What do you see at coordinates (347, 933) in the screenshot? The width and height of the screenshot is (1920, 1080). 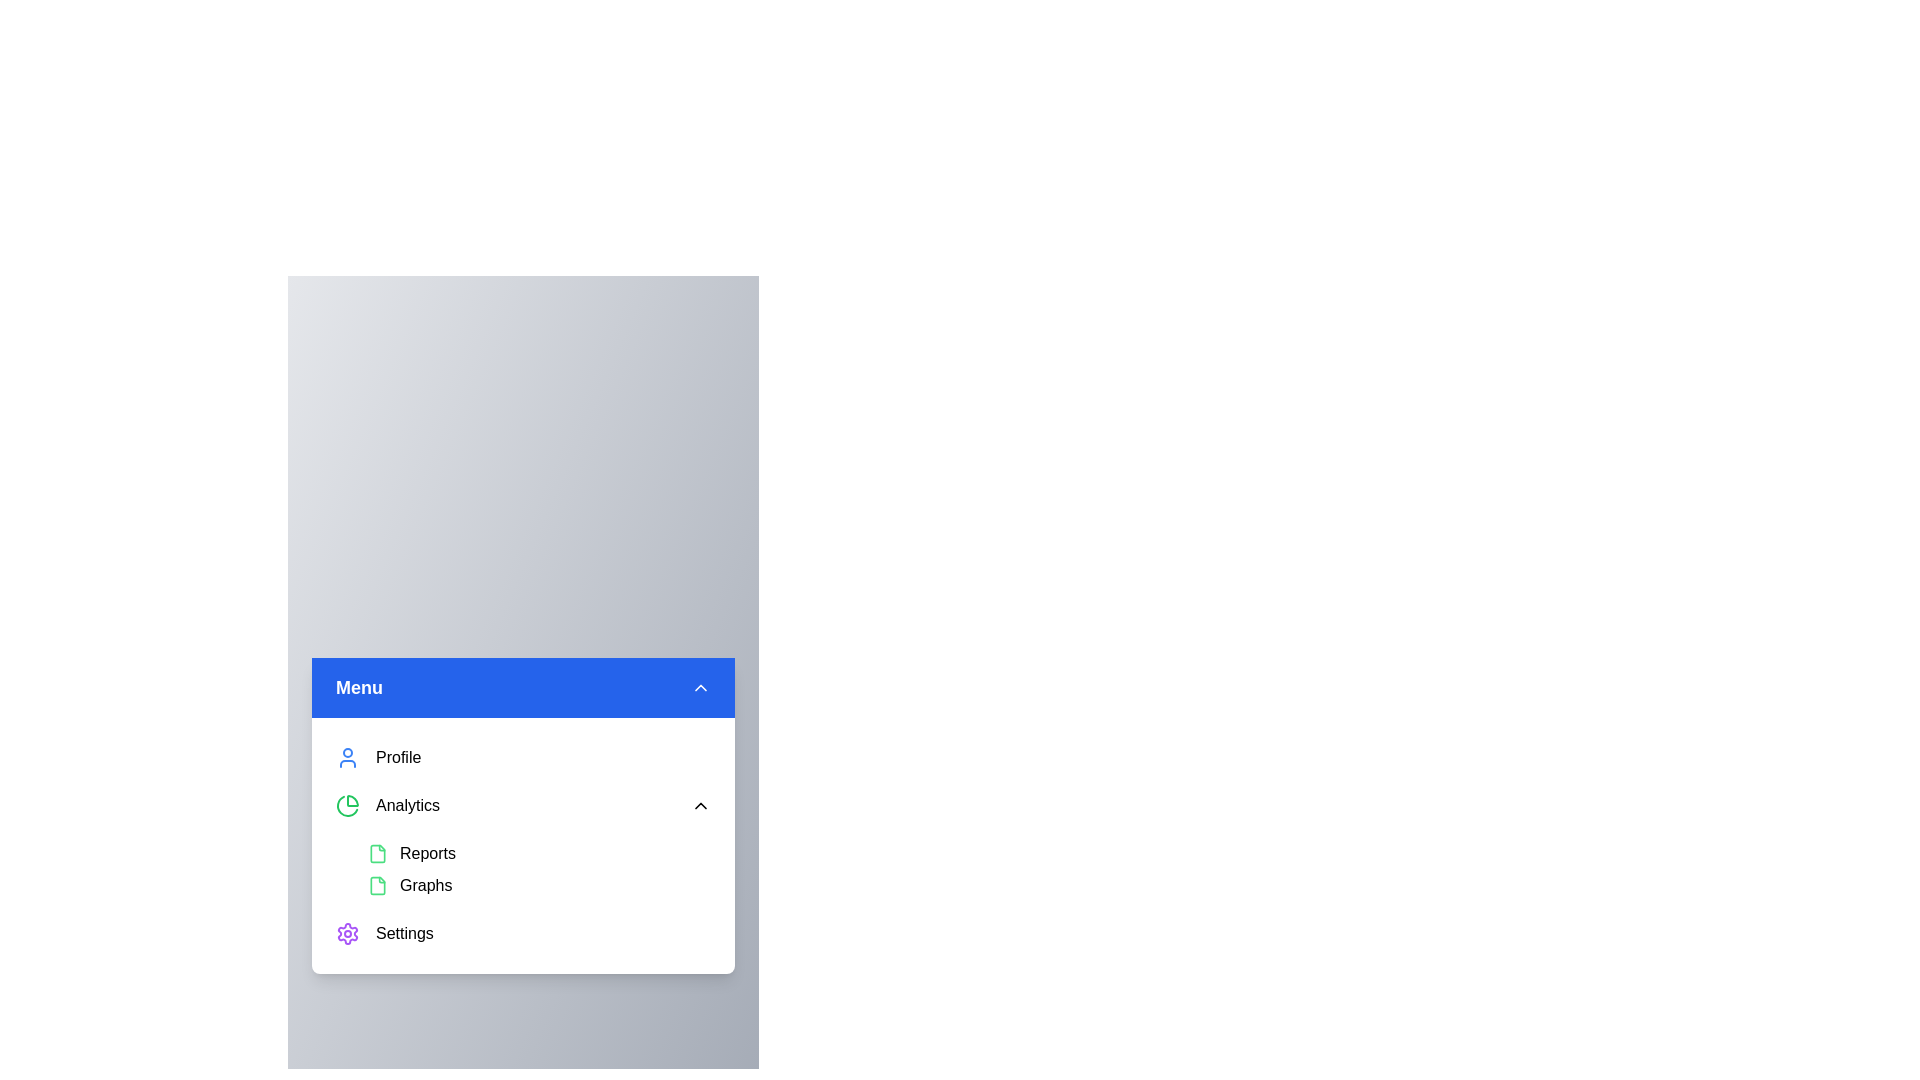 I see `the gear-shaped icon associated with settings, located to the right of the 'Settings' text label` at bounding box center [347, 933].